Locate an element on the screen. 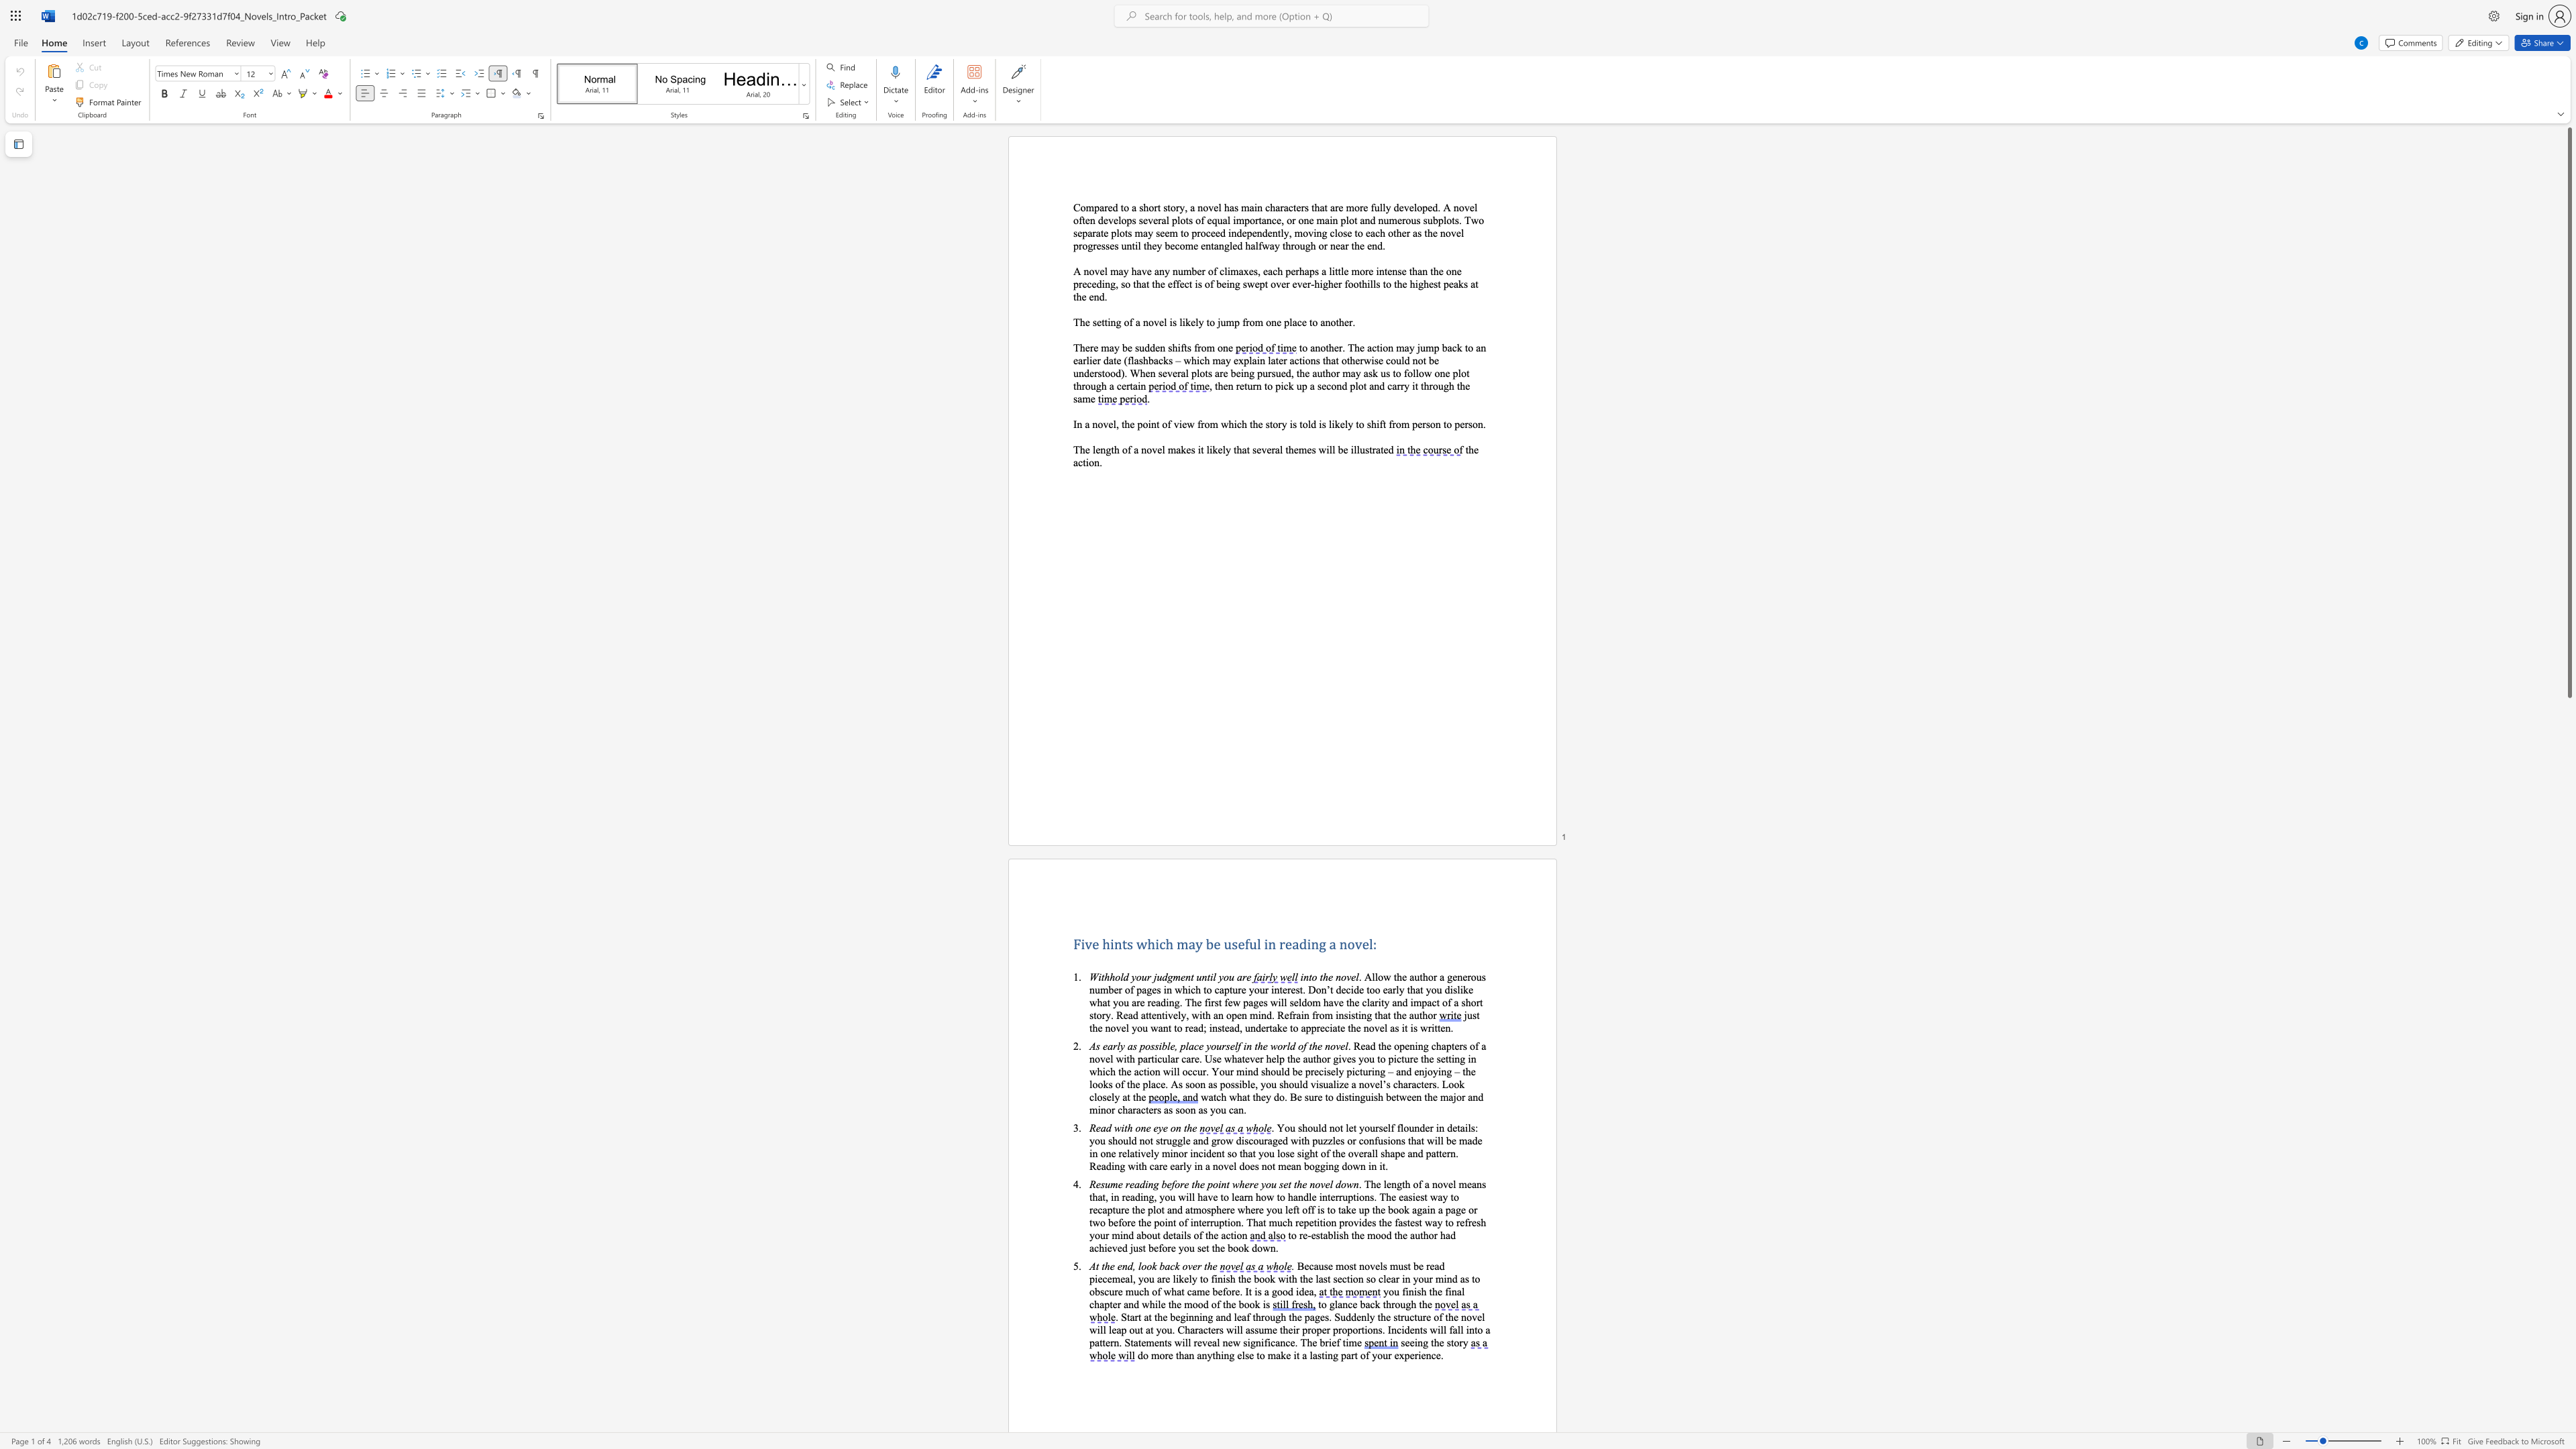 The width and height of the screenshot is (2576, 1449). the subset text "with the last section so clear in your mind as to obscure muc" within the text "Because most novels must be read piecemeal, you are likely to finish the book with the last section so clear in your mind as to obscure much of what came before. It is" is located at coordinates (1277, 1277).